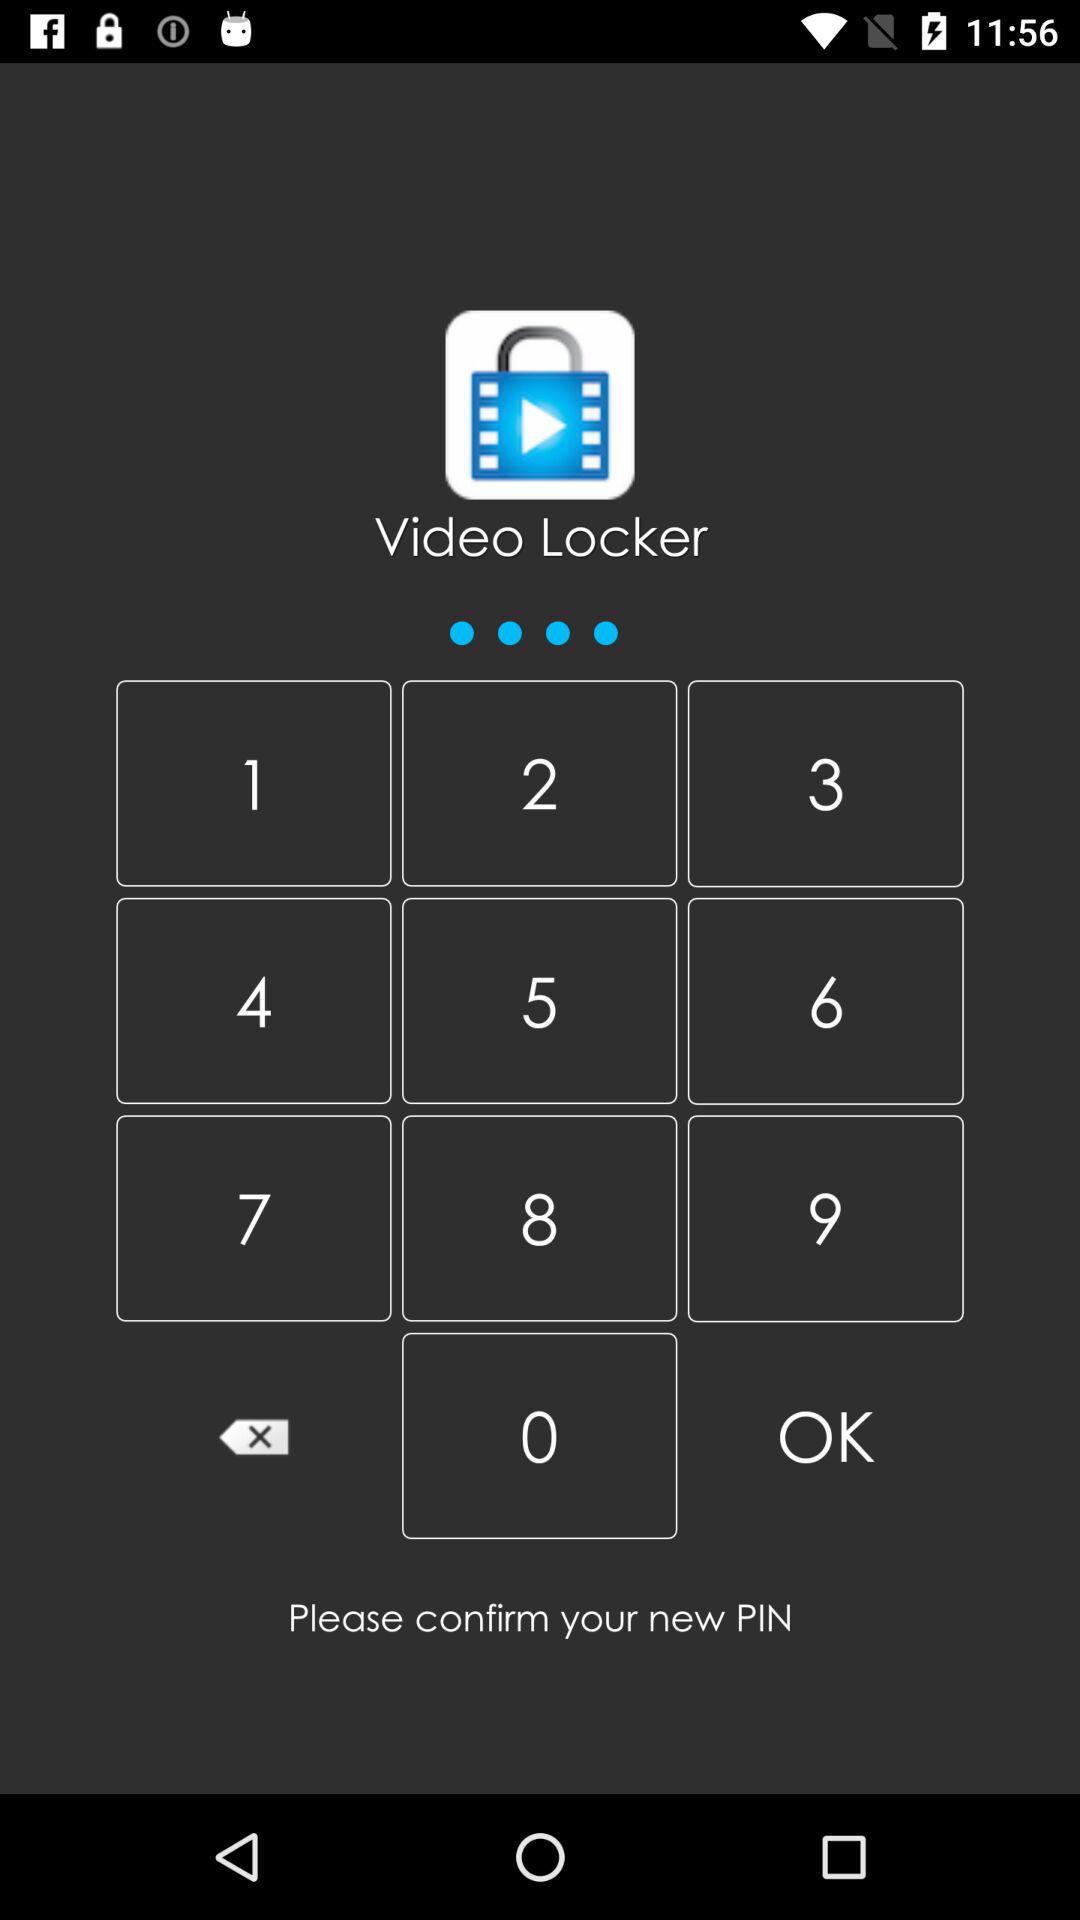  Describe the element at coordinates (825, 1217) in the screenshot. I see `item to the right of 5 icon` at that location.